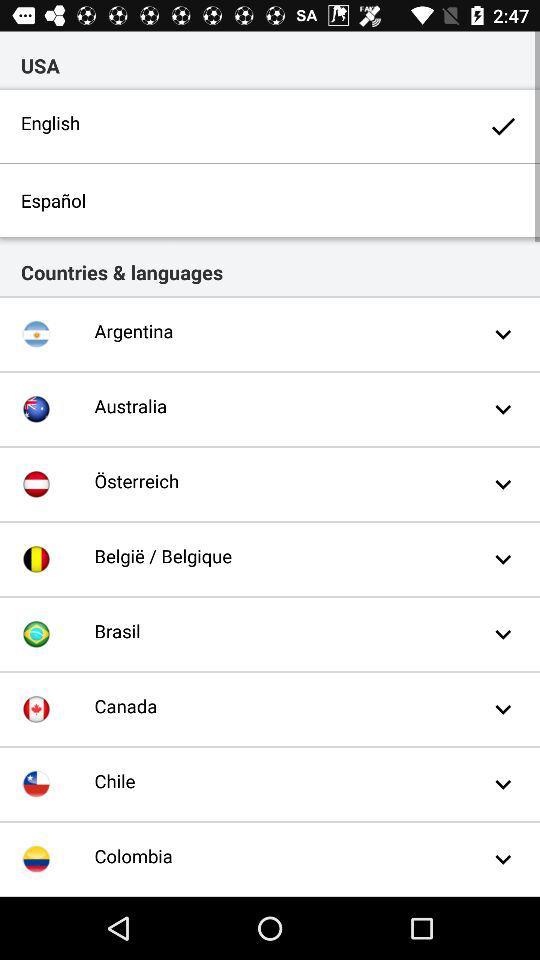 The width and height of the screenshot is (540, 960). Describe the element at coordinates (270, 125) in the screenshot. I see `the item below the usa icon` at that location.